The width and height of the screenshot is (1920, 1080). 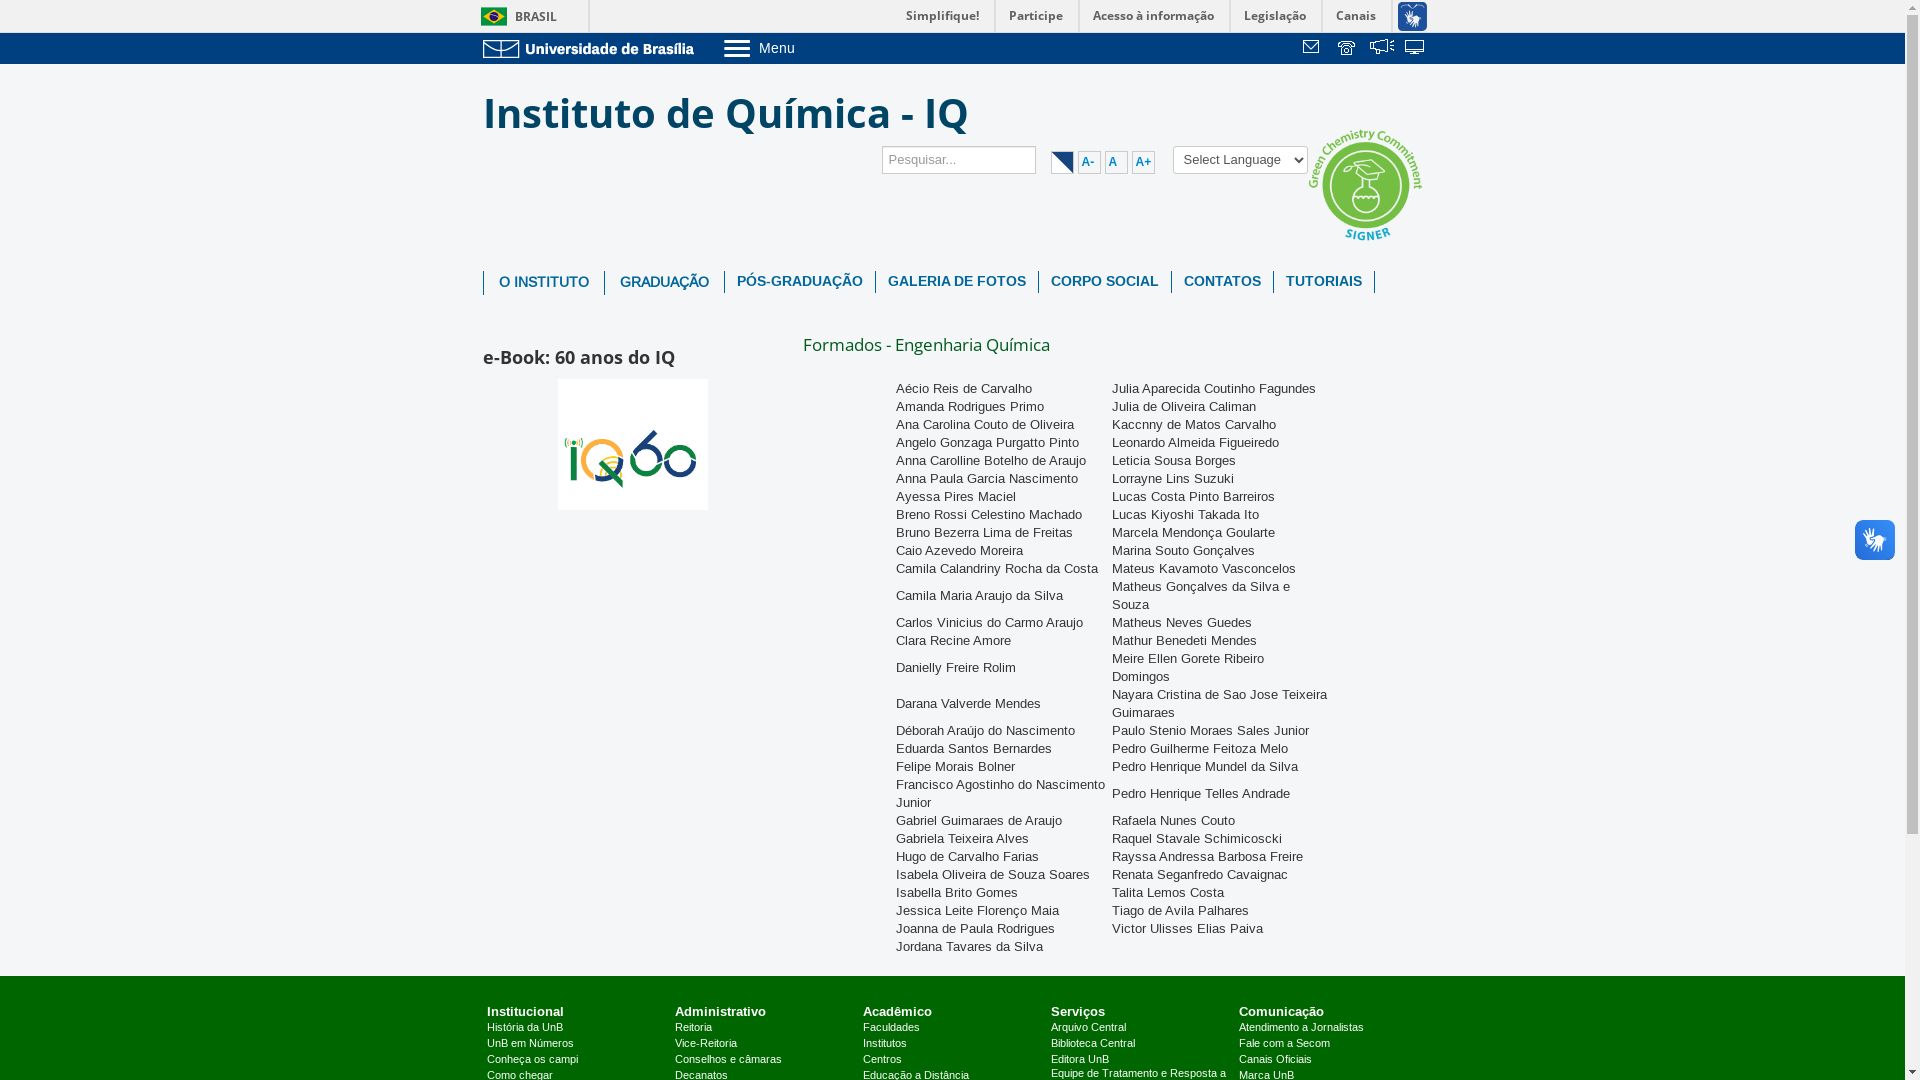 What do you see at coordinates (1415, 48) in the screenshot?
I see `' '` at bounding box center [1415, 48].